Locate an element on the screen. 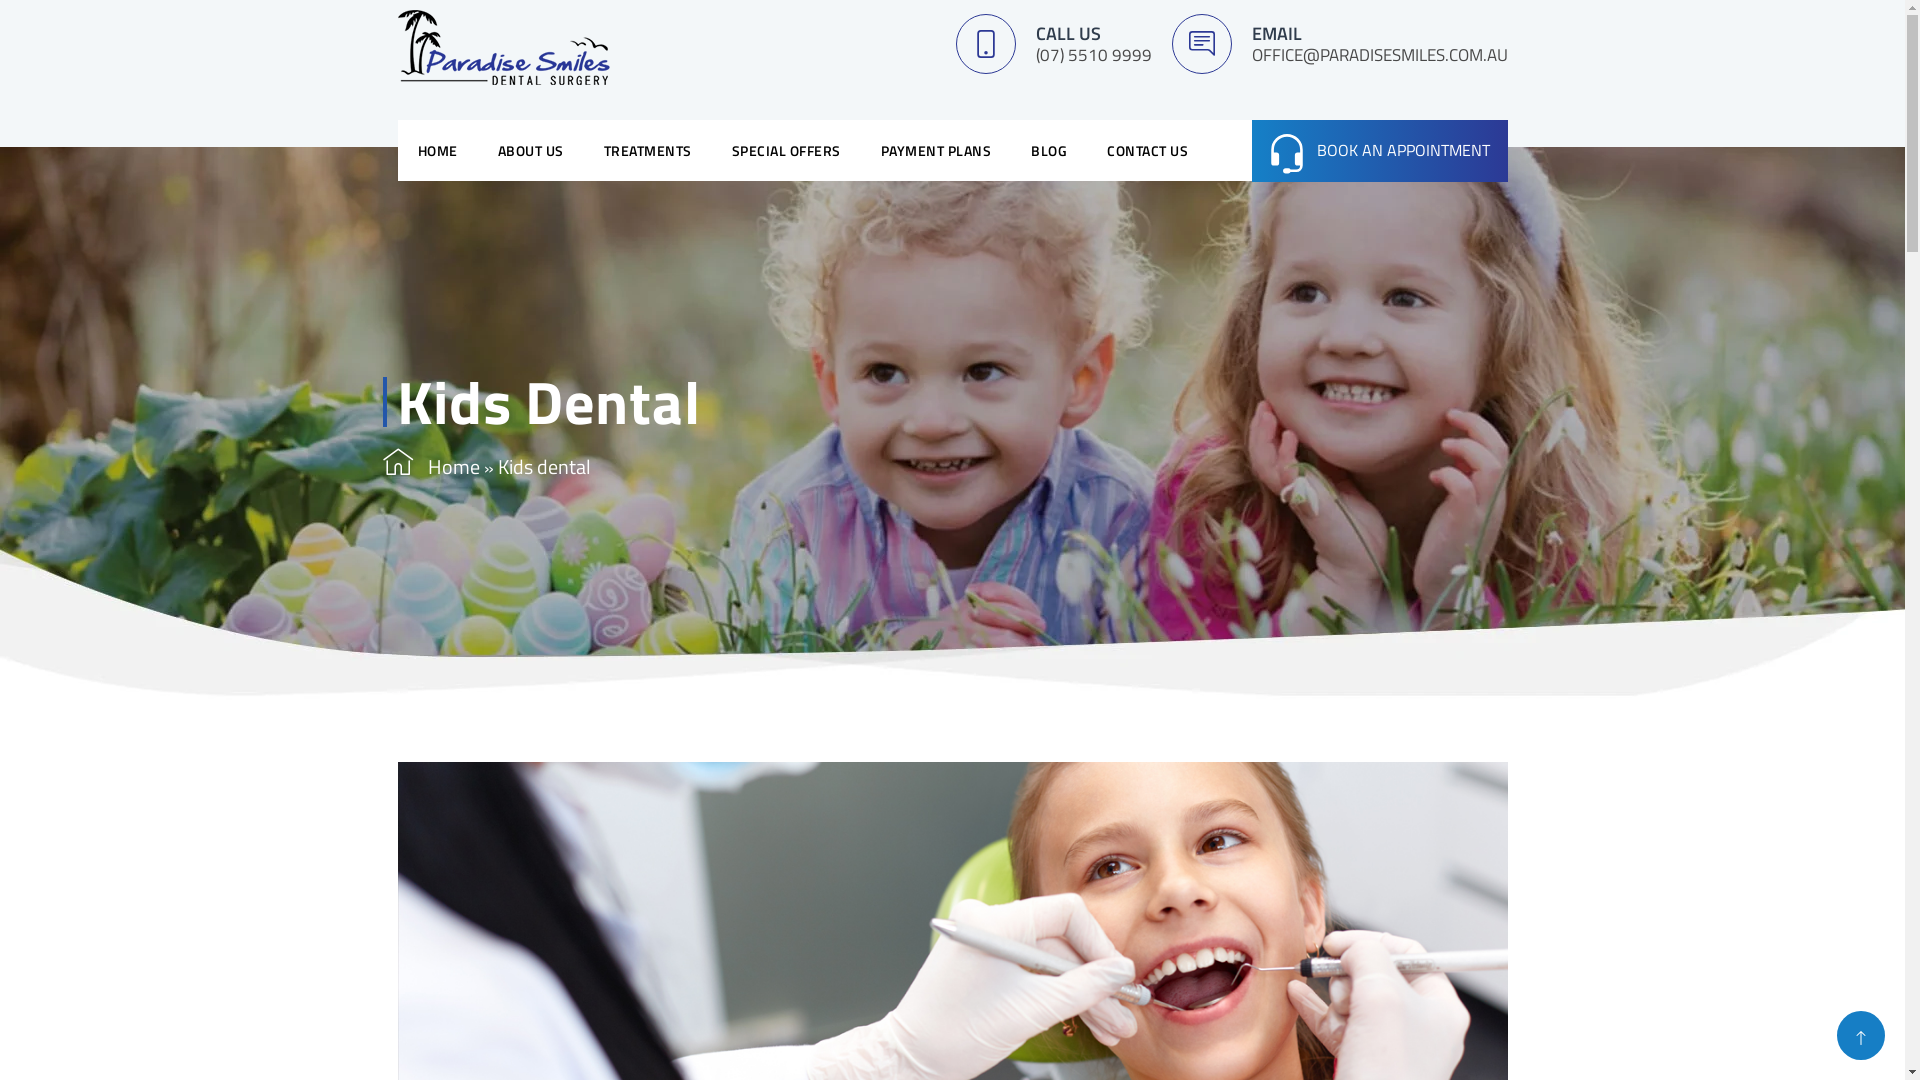 The height and width of the screenshot is (1080, 1920). 'OFFICE@PARADISESMILES.COM.AU' is located at coordinates (1379, 53).